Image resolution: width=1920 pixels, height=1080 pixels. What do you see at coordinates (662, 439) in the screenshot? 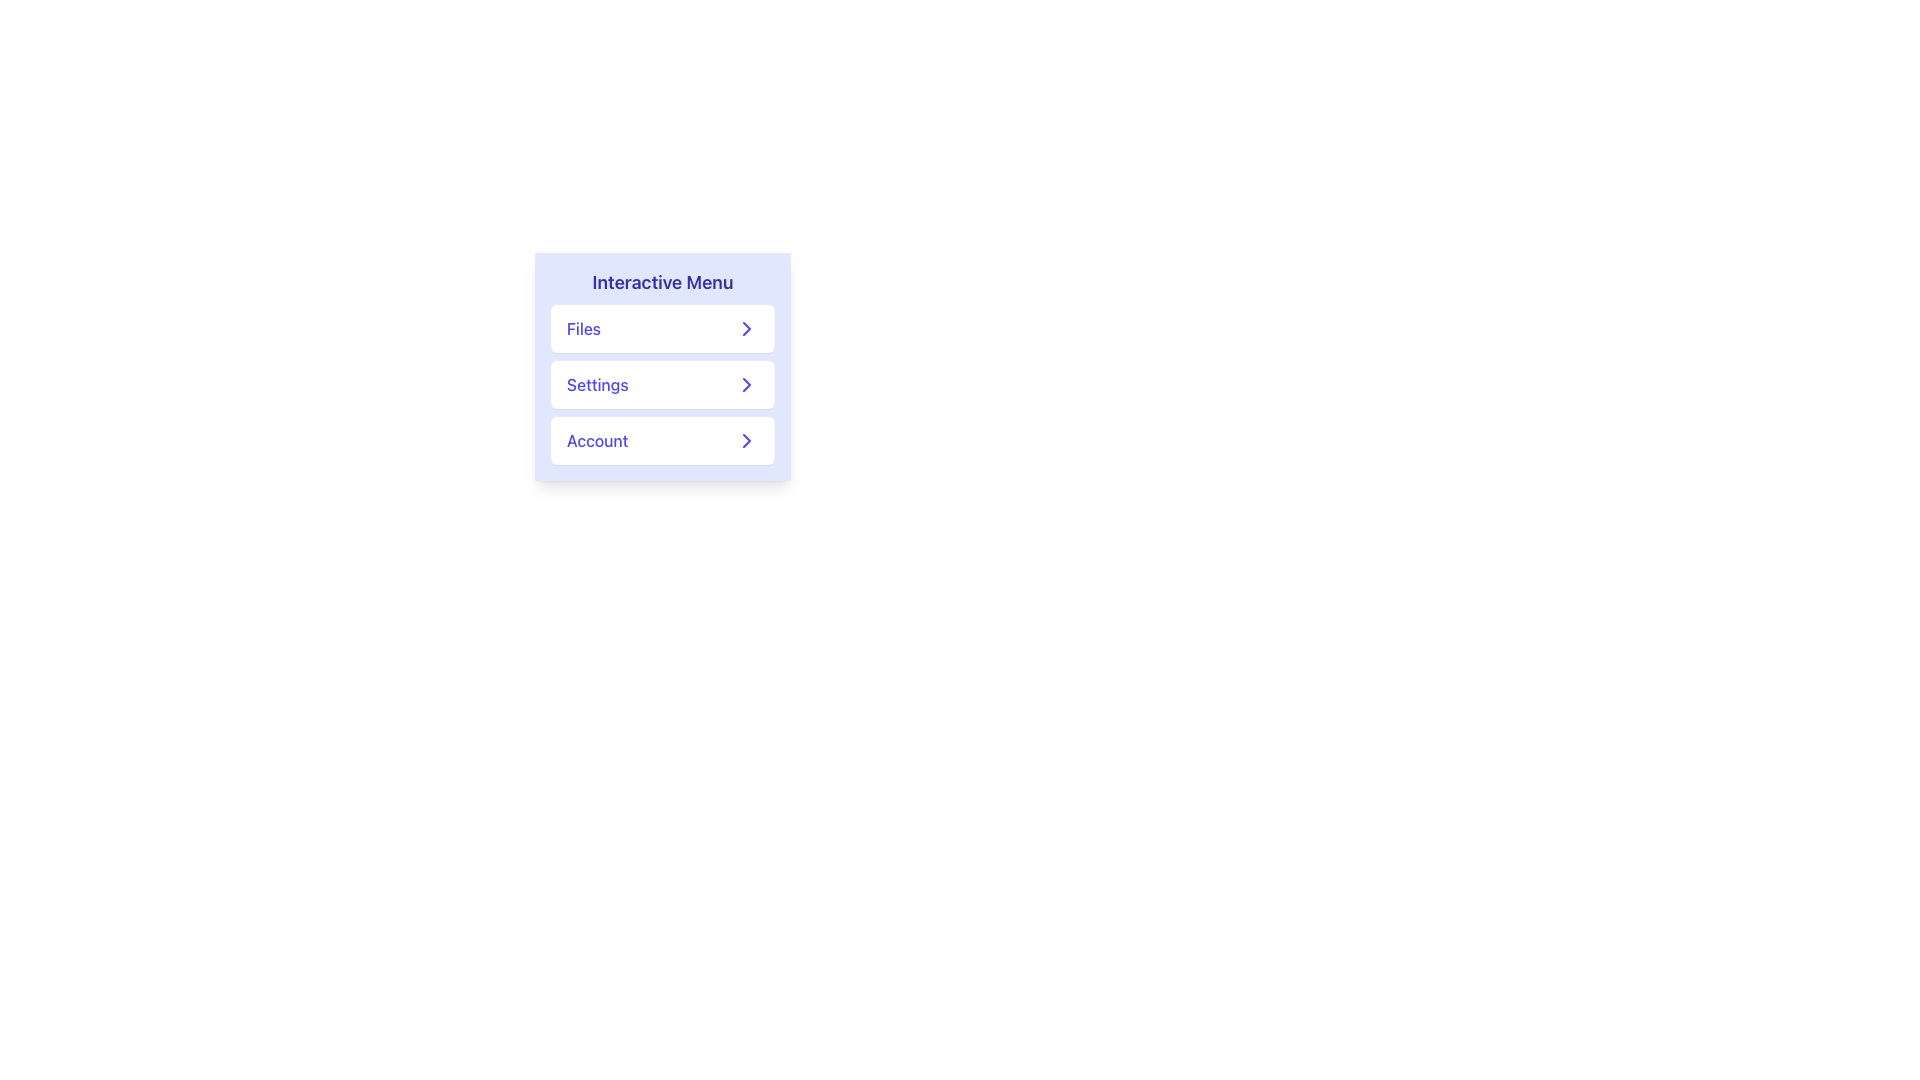
I see `the 'Account' interactive menu item` at bounding box center [662, 439].